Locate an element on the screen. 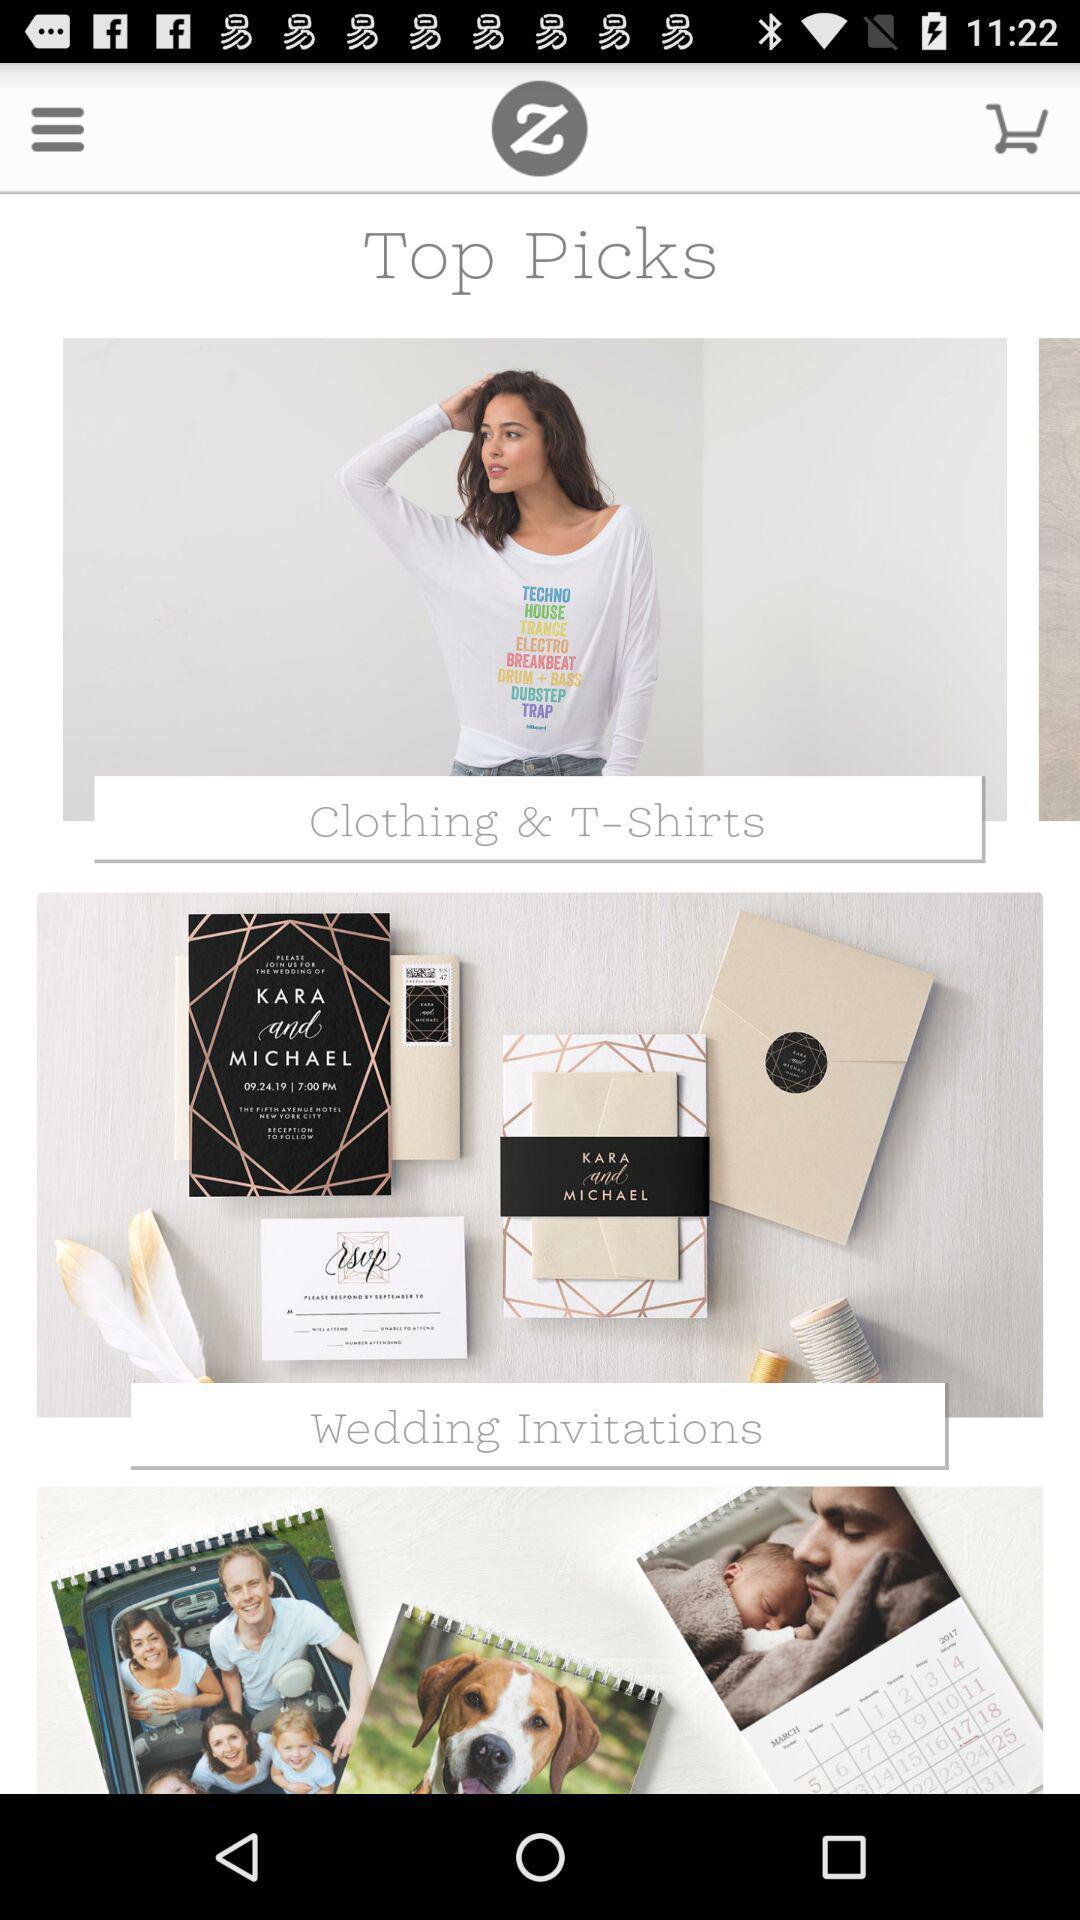 This screenshot has height=1920, width=1080. main menu is located at coordinates (538, 127).